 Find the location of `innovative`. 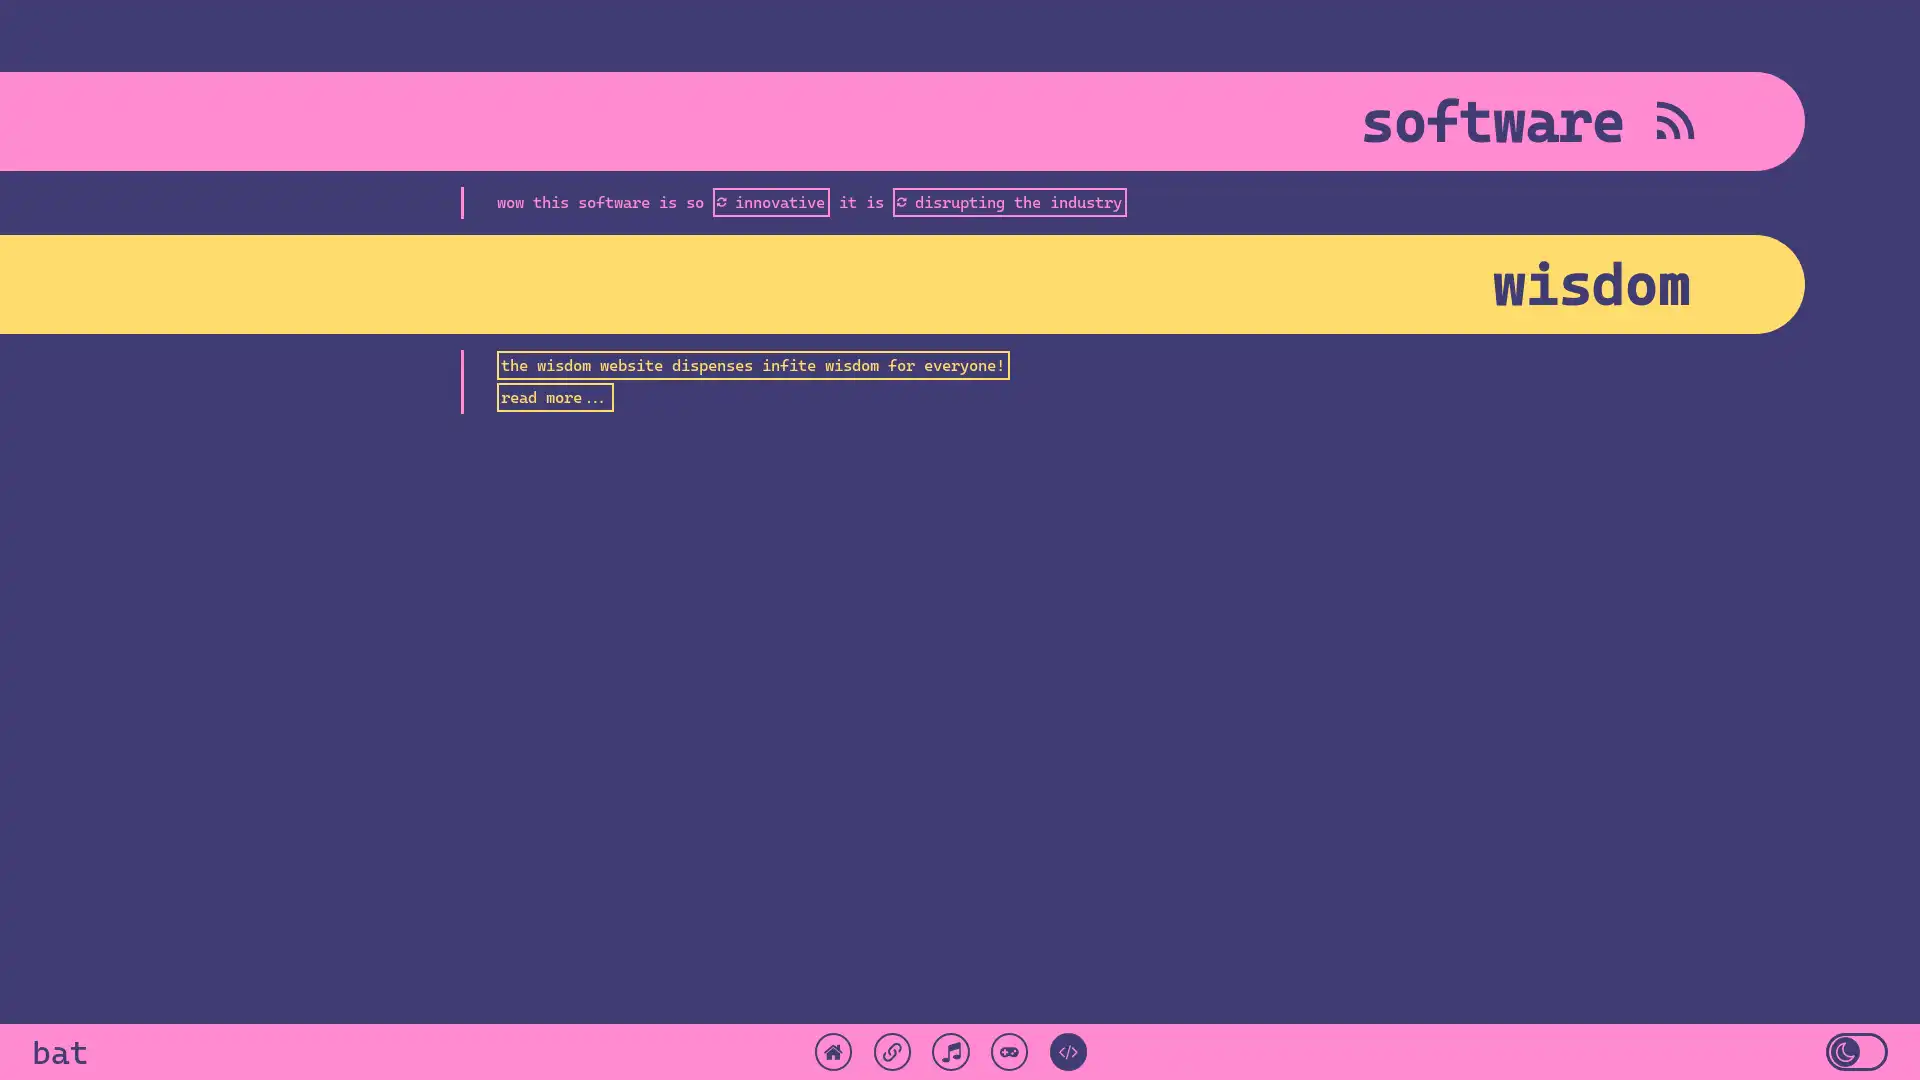

innovative is located at coordinates (769, 201).